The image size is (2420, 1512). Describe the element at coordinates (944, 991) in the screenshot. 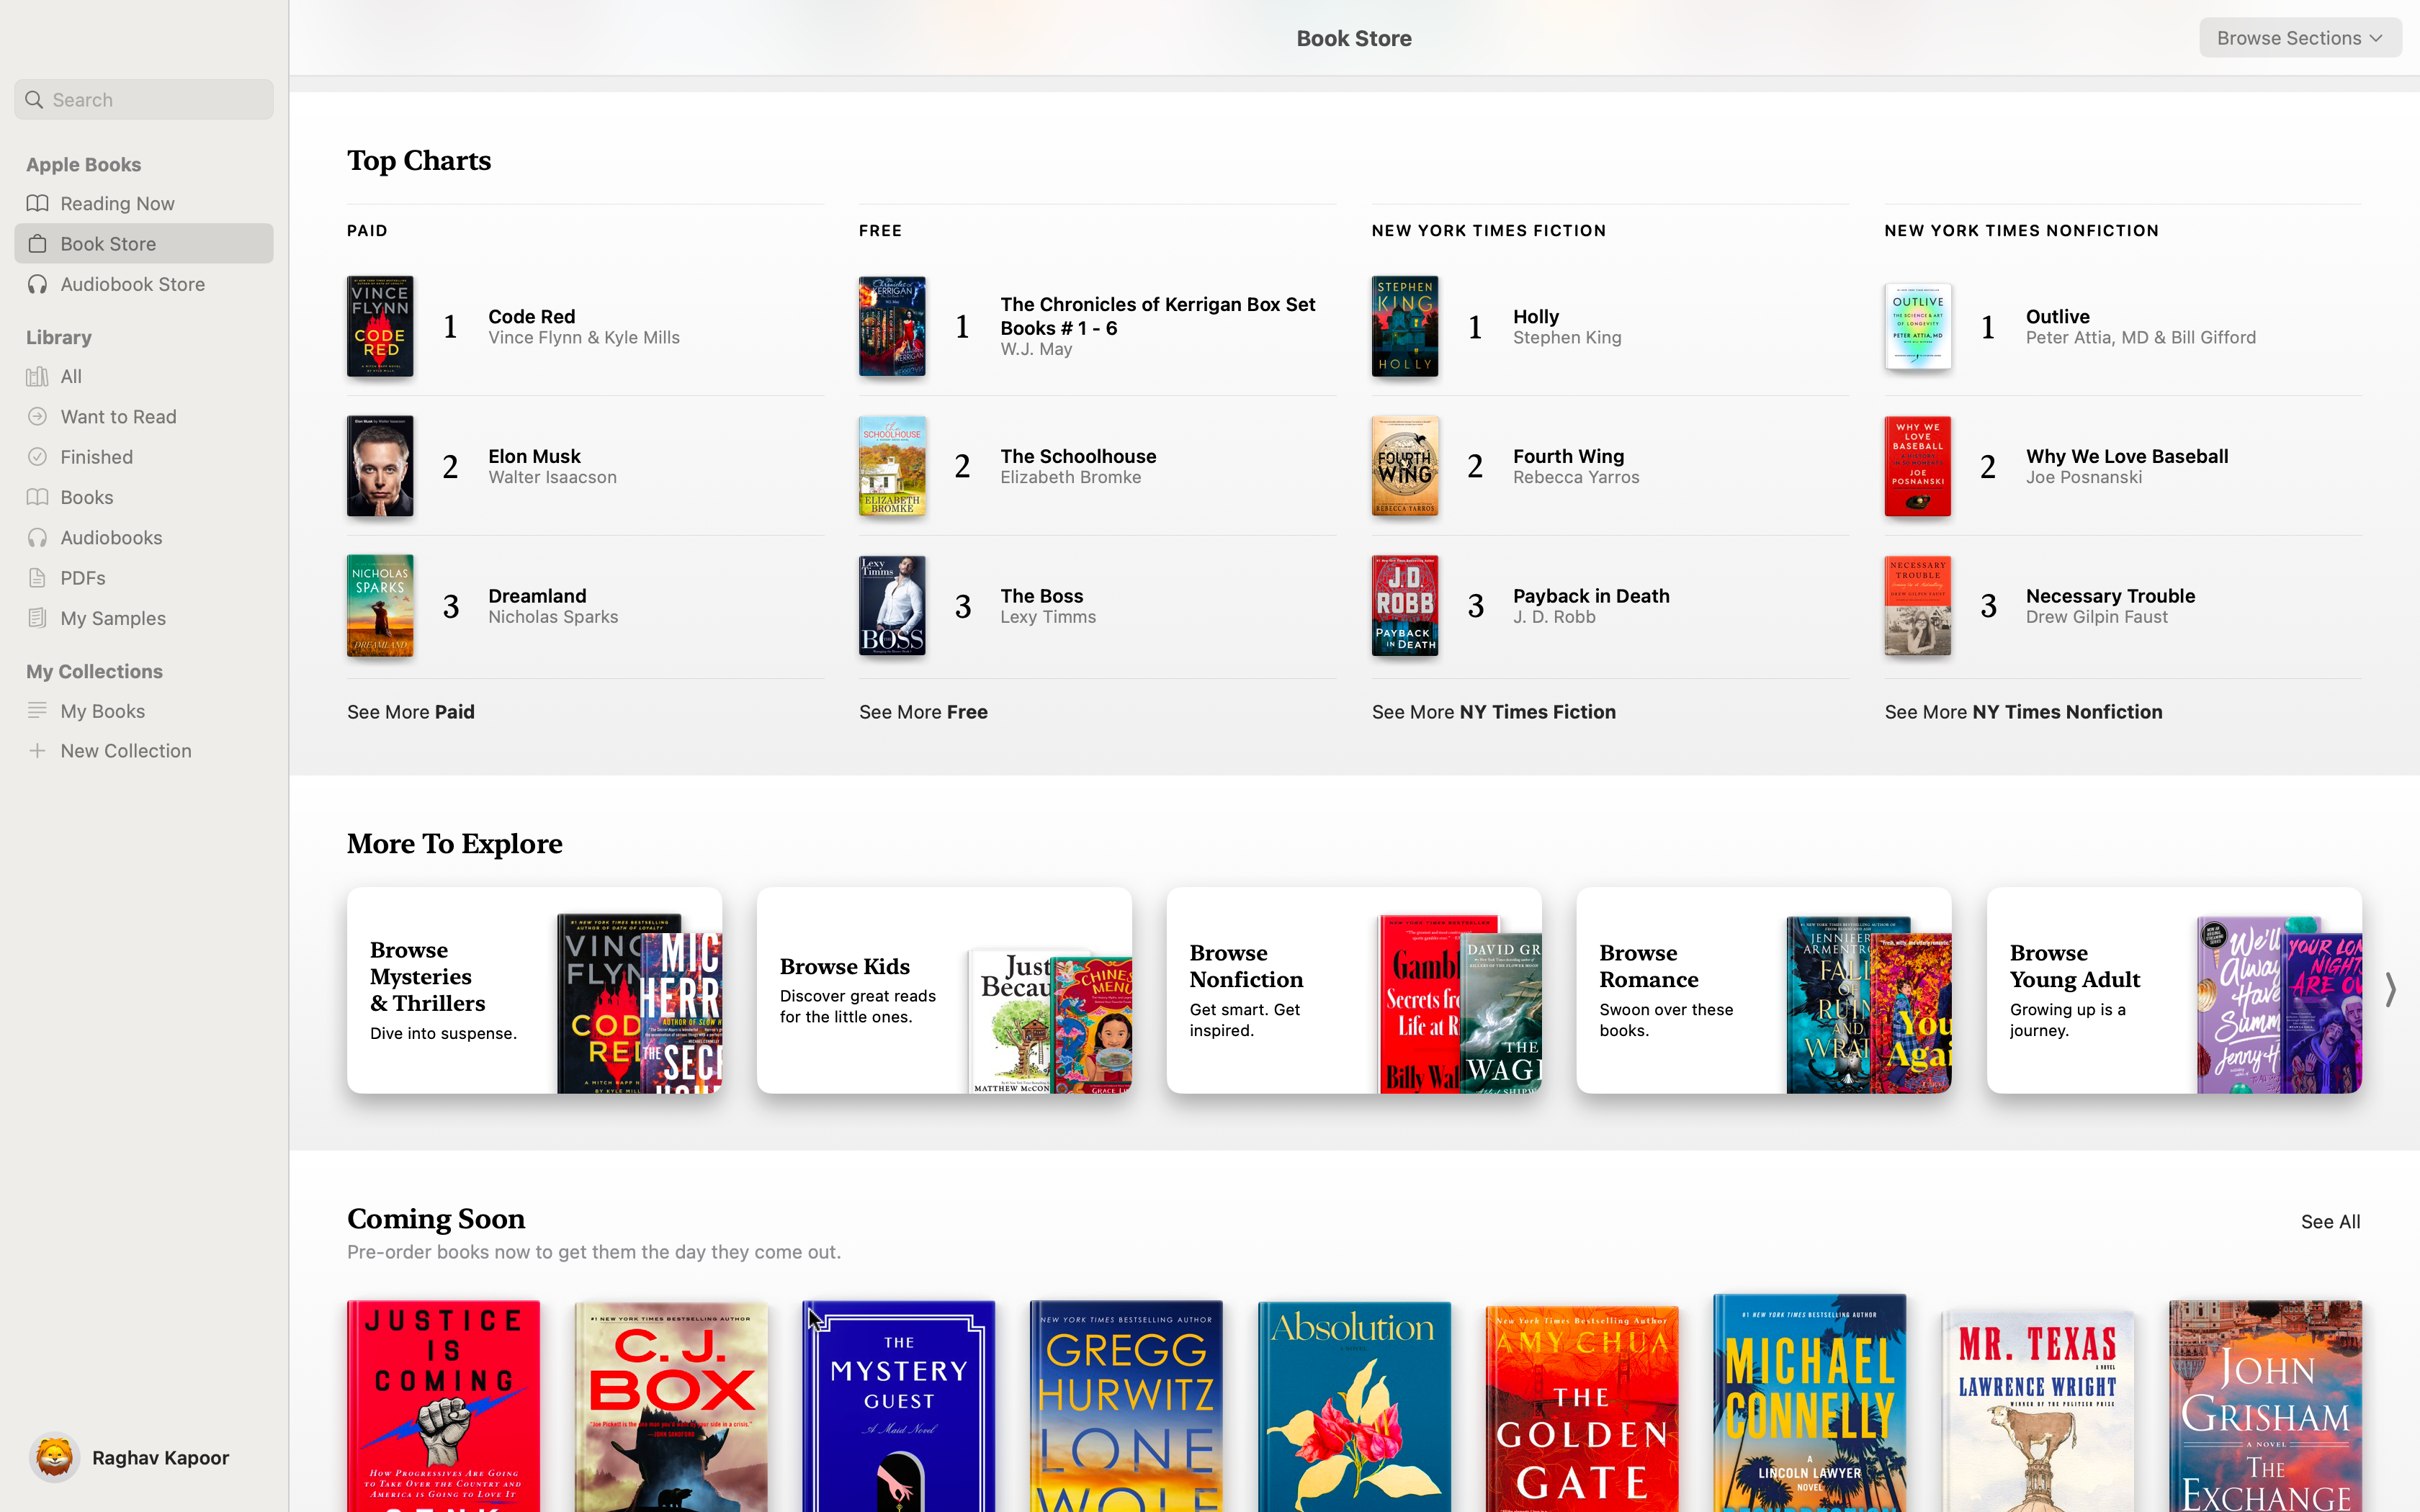

I see `"More to Explore" section and select Kids books` at that location.